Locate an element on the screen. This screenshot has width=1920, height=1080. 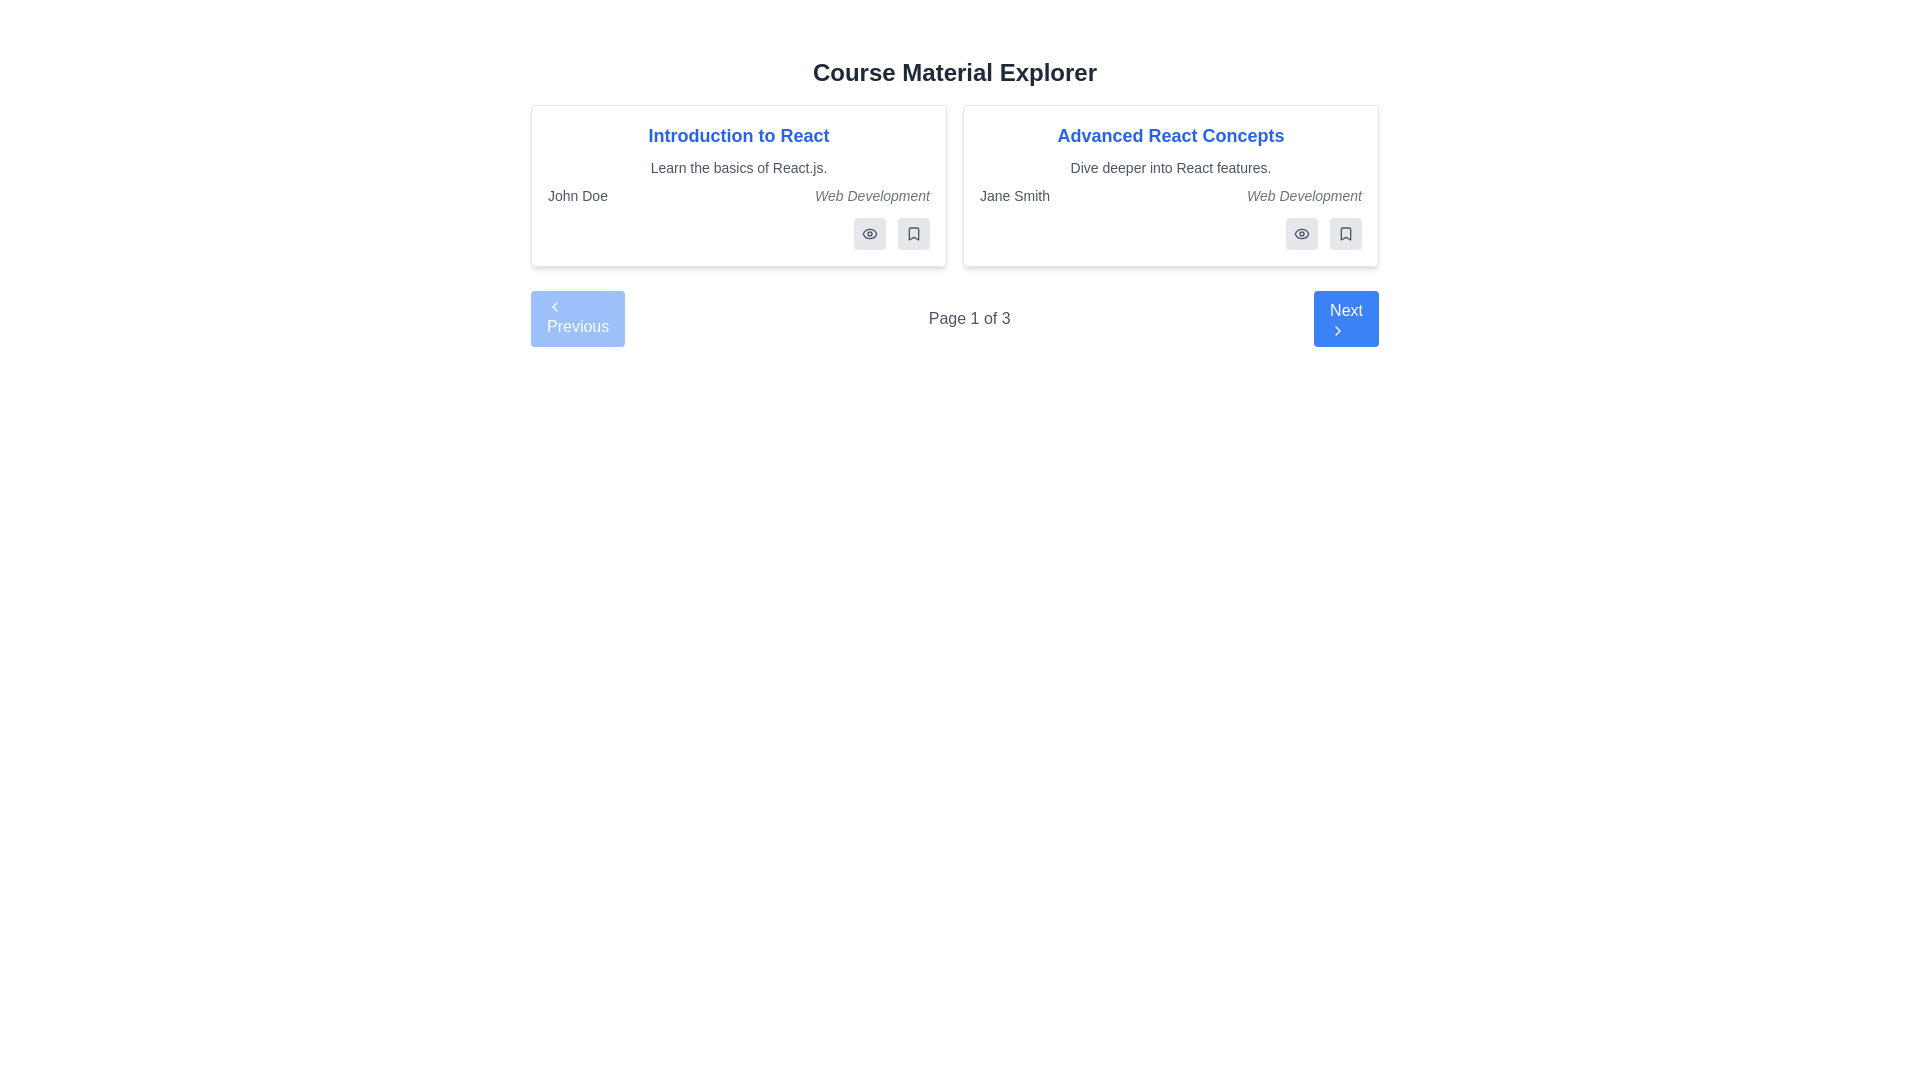
the blue, bold text heading 'Introduction to React' is located at coordinates (738, 135).